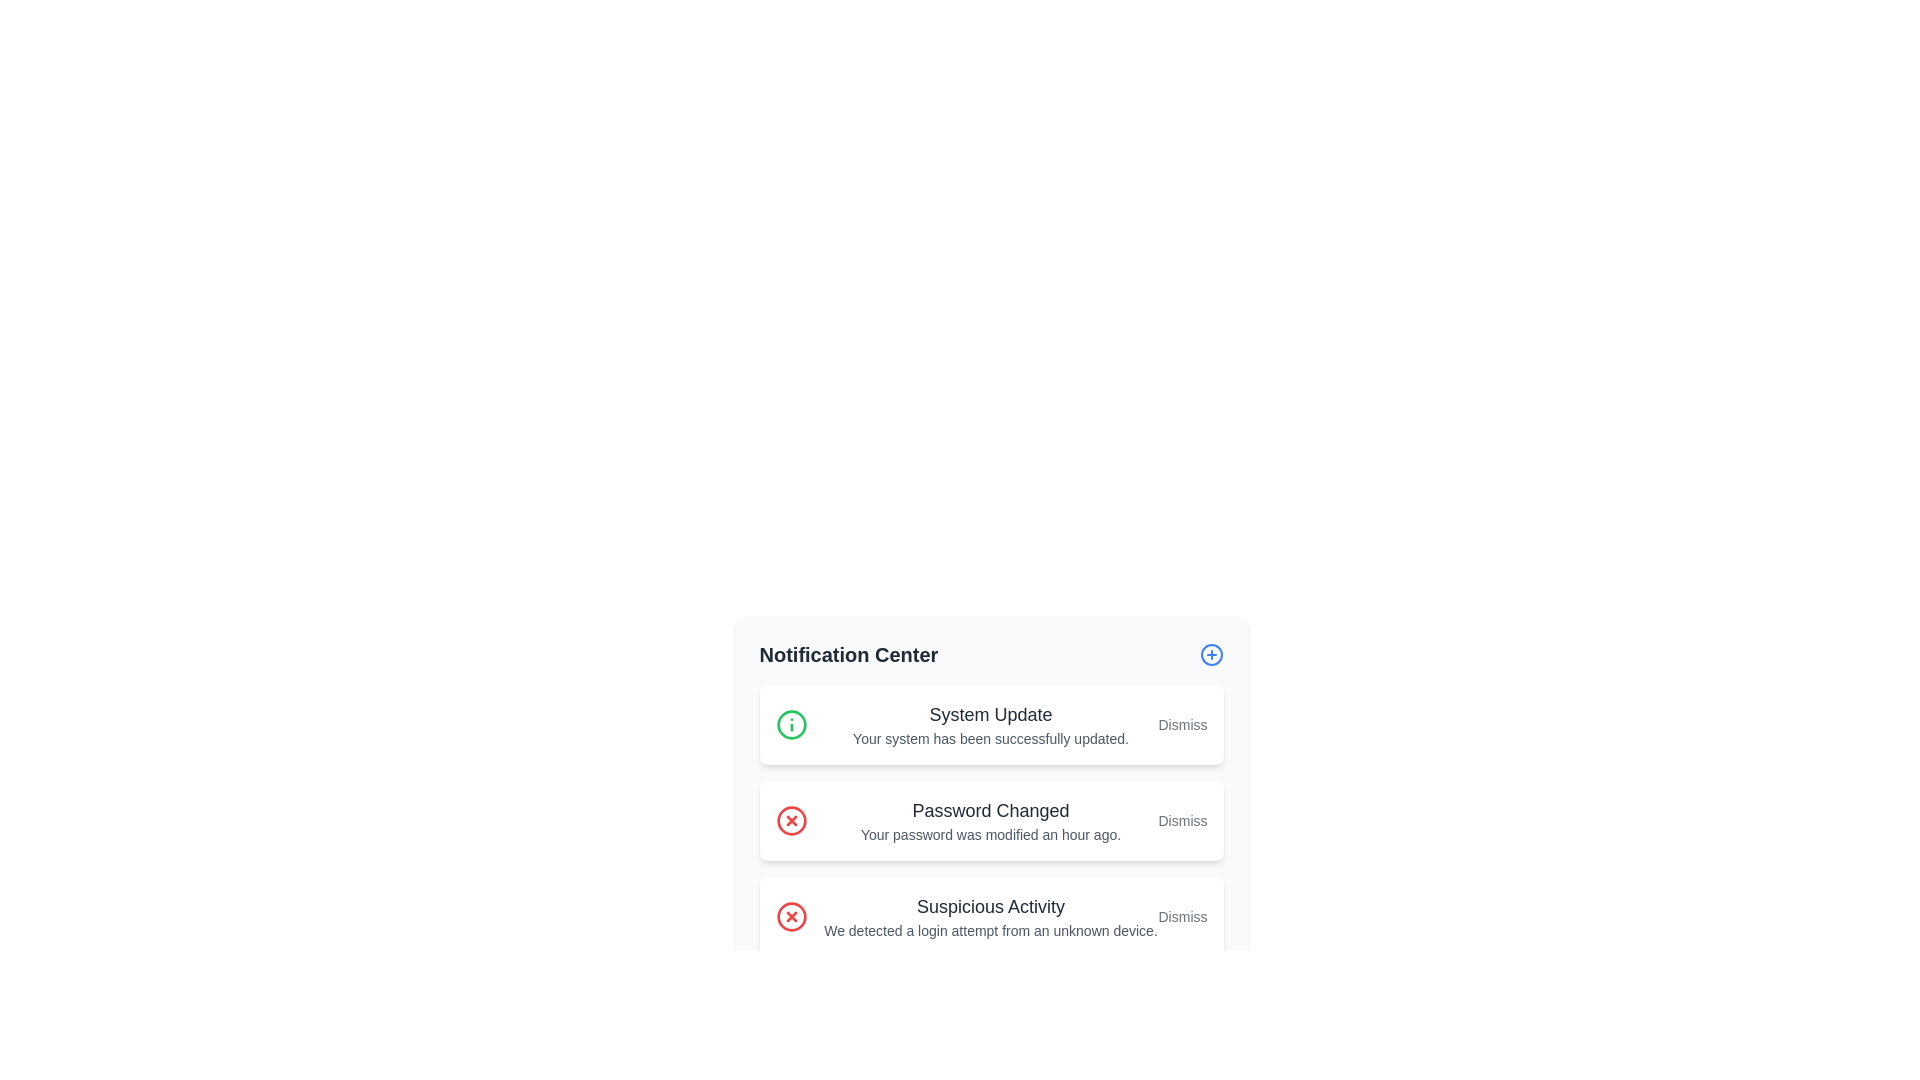 This screenshot has height=1080, width=1920. I want to click on the 'Circle Plus' button with a blue outline located at the top-right corner of the 'Notification Center', so click(1210, 655).